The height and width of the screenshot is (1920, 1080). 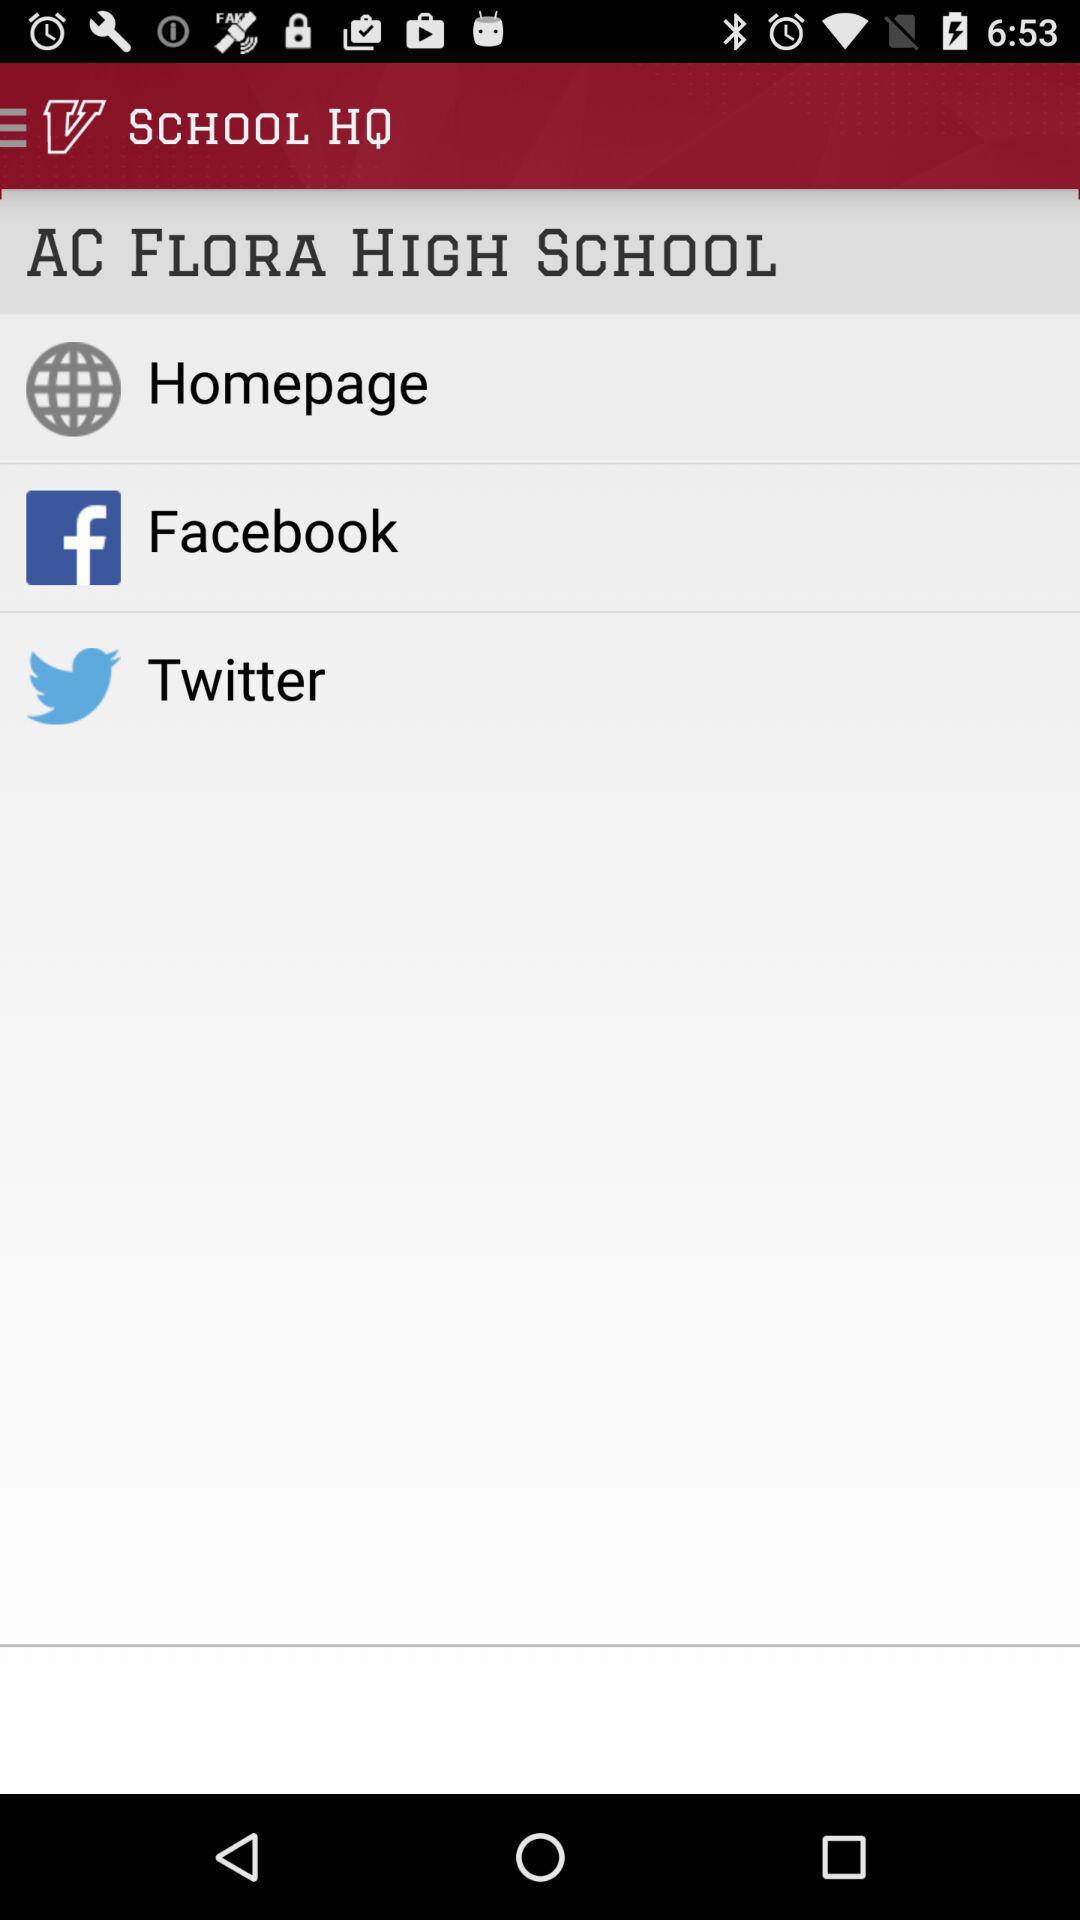 I want to click on the icon above twitter icon, so click(x=599, y=529).